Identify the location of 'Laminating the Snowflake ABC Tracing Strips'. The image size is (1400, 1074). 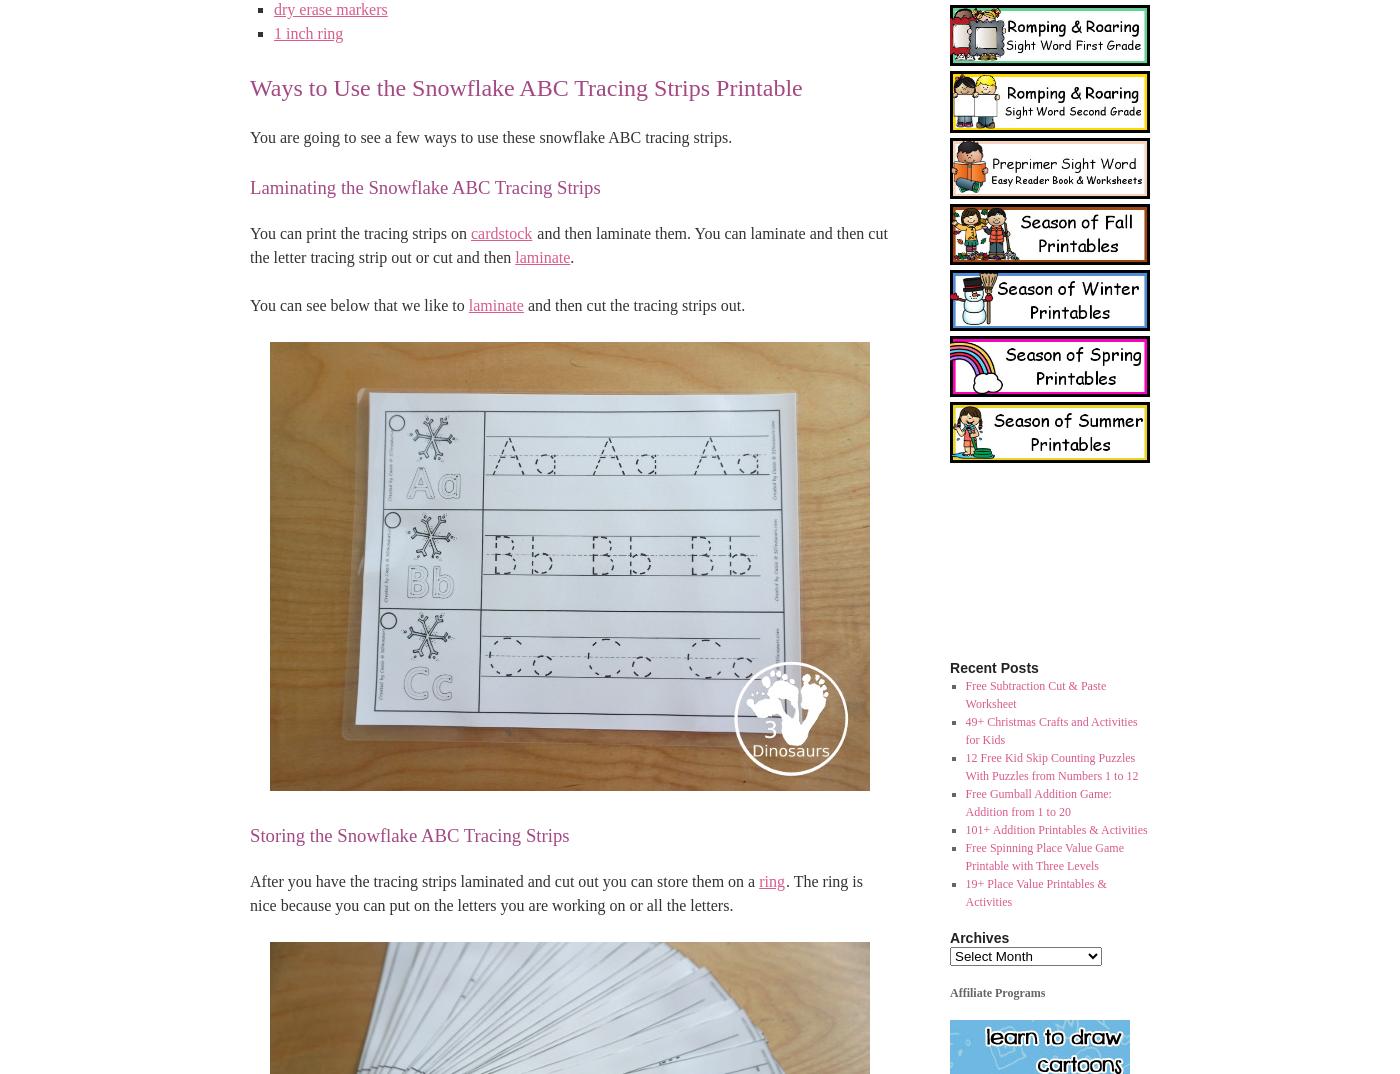
(424, 187).